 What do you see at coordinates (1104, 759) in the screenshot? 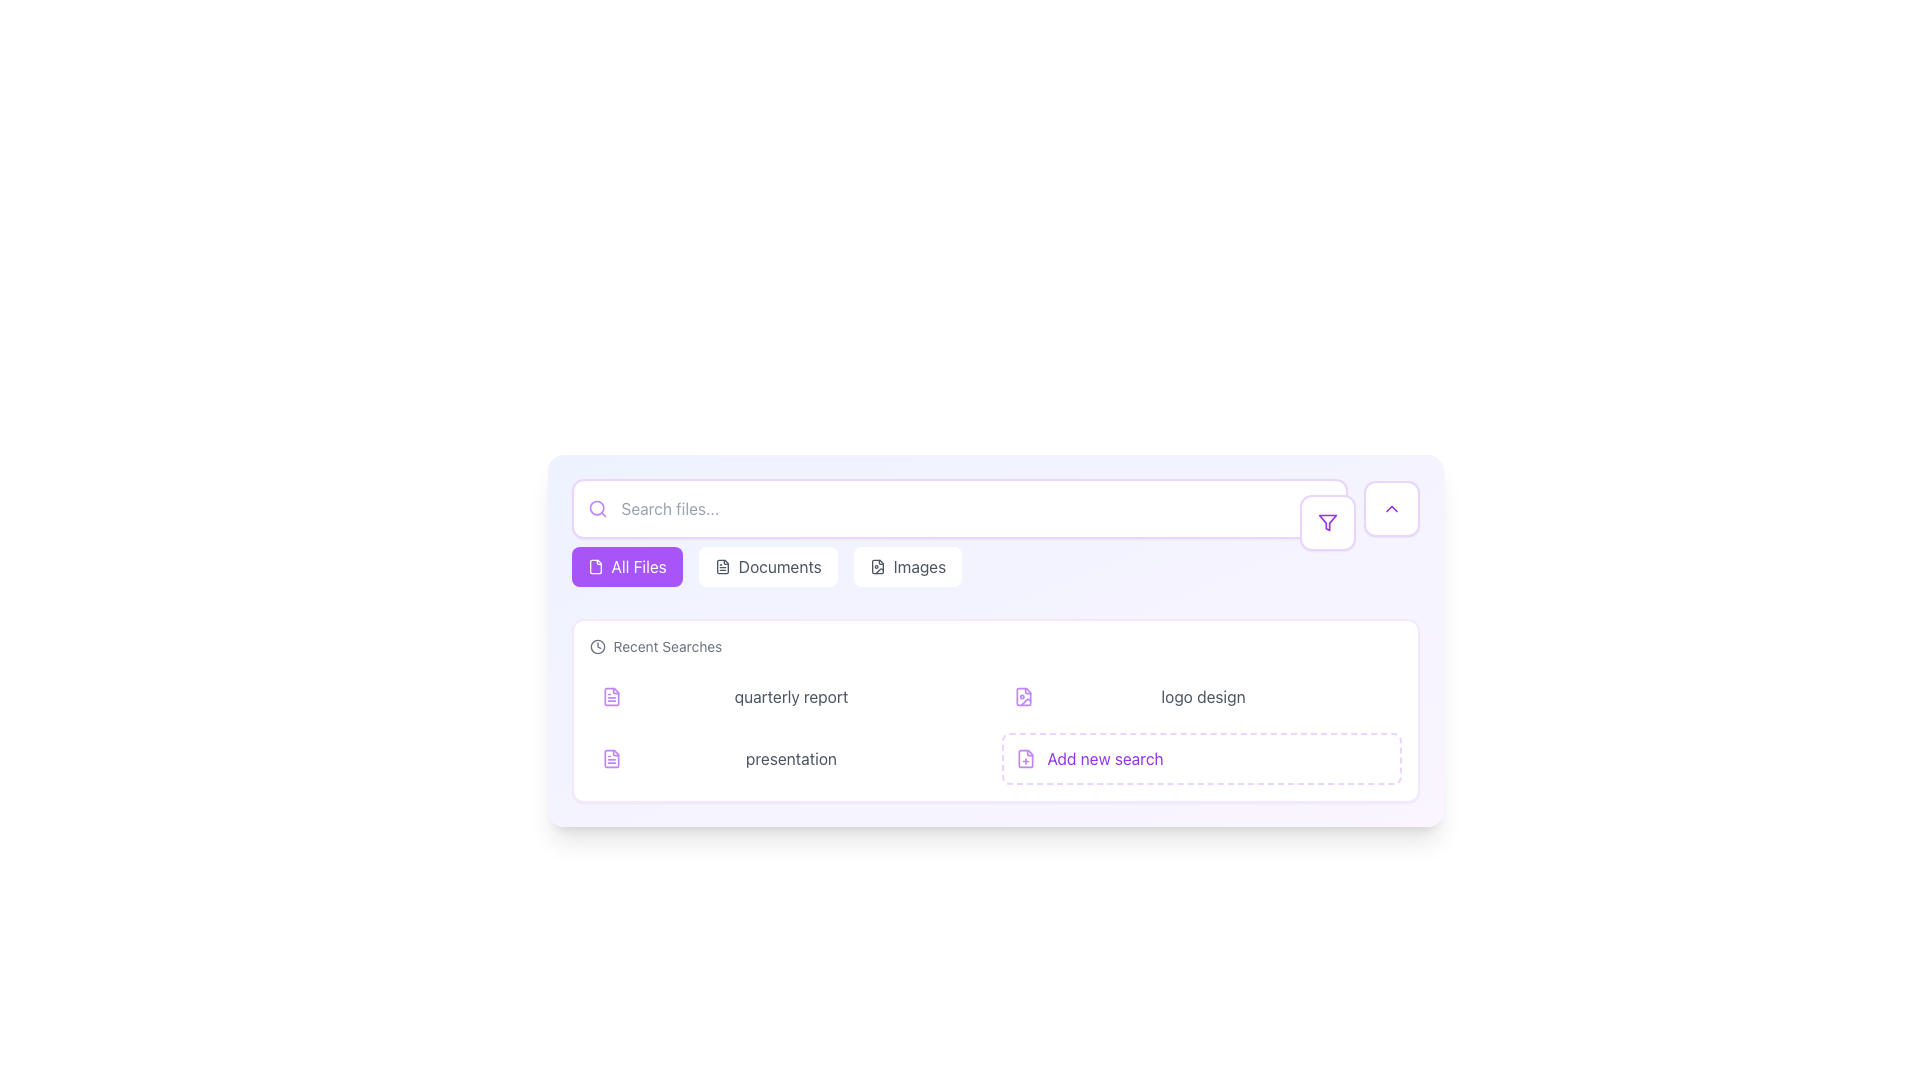
I see `the Text Label that indicates the functionality to add a new search item, located within a highlighted area resembling a clickable card at the bottom section of the interface` at bounding box center [1104, 759].